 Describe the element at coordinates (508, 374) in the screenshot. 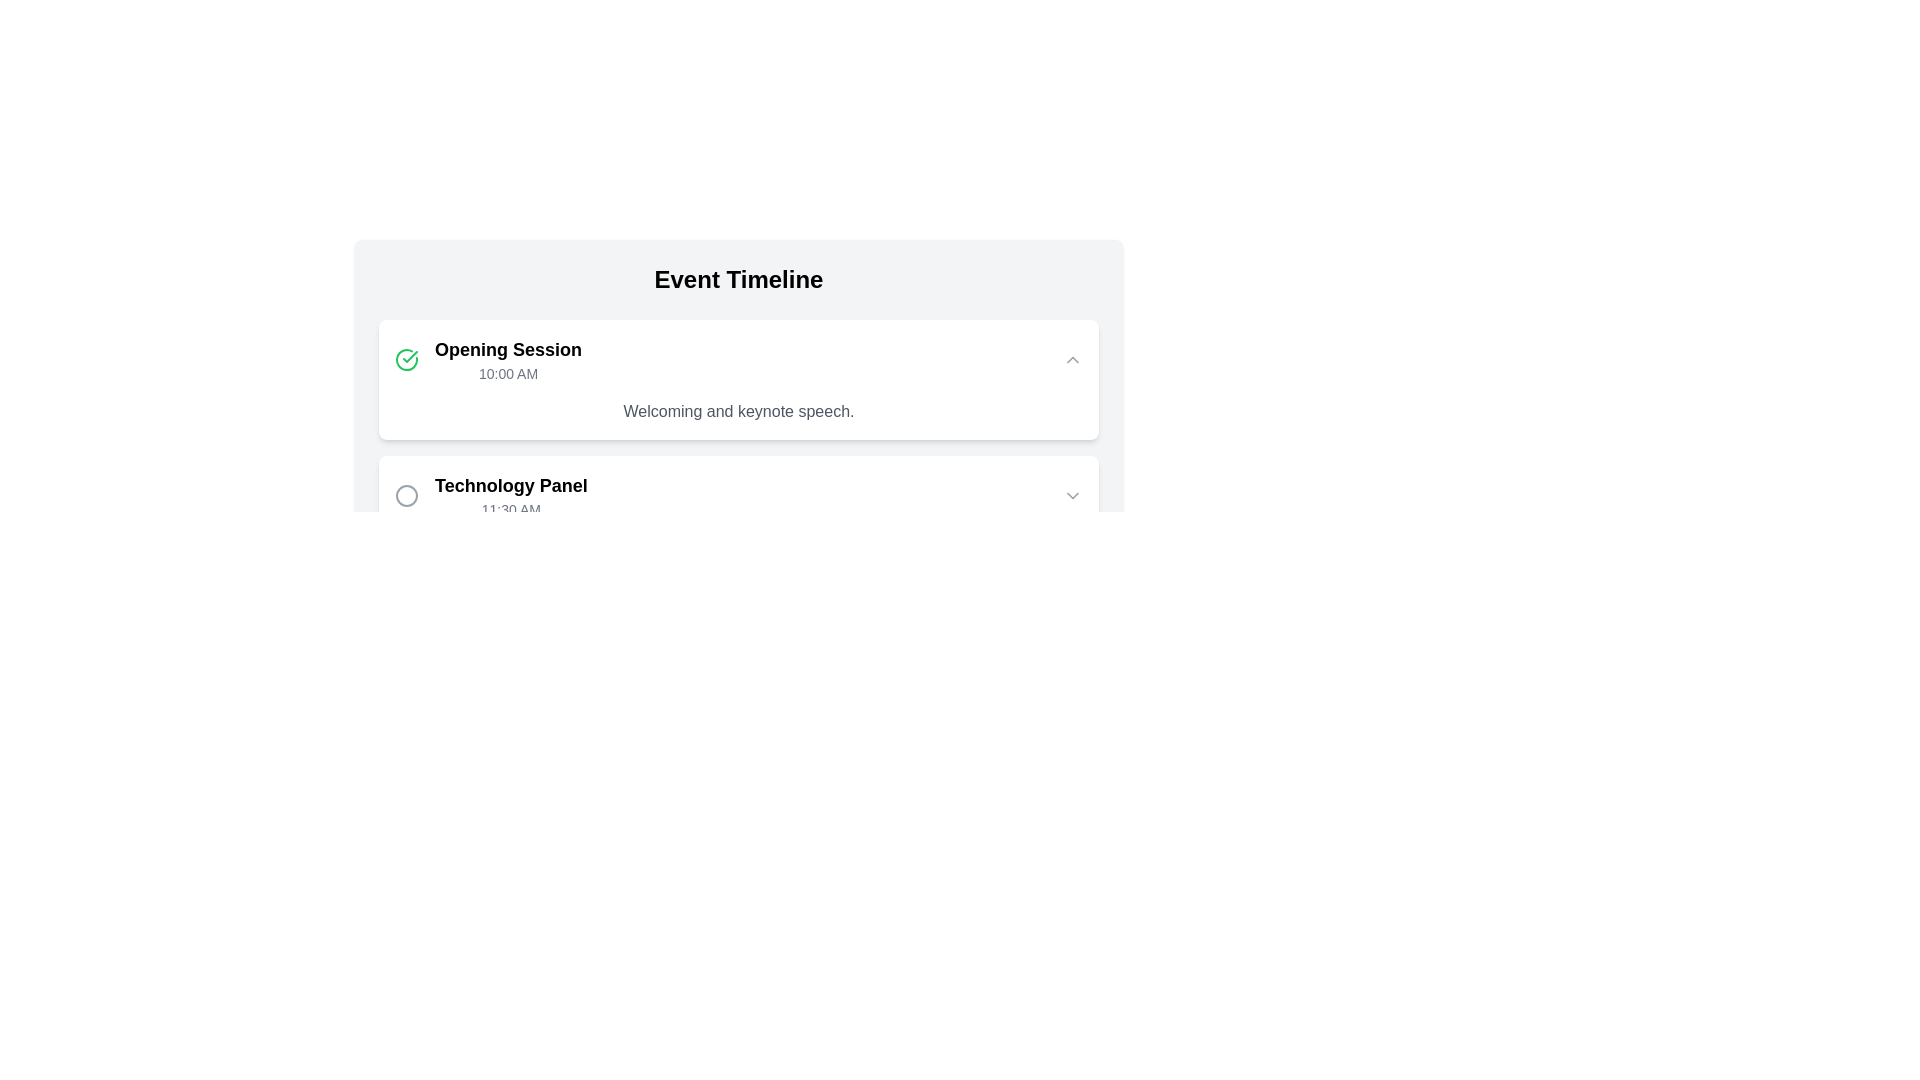

I see `attention on the text label displaying the scheduled time for the 'Opening Session' event` at that location.